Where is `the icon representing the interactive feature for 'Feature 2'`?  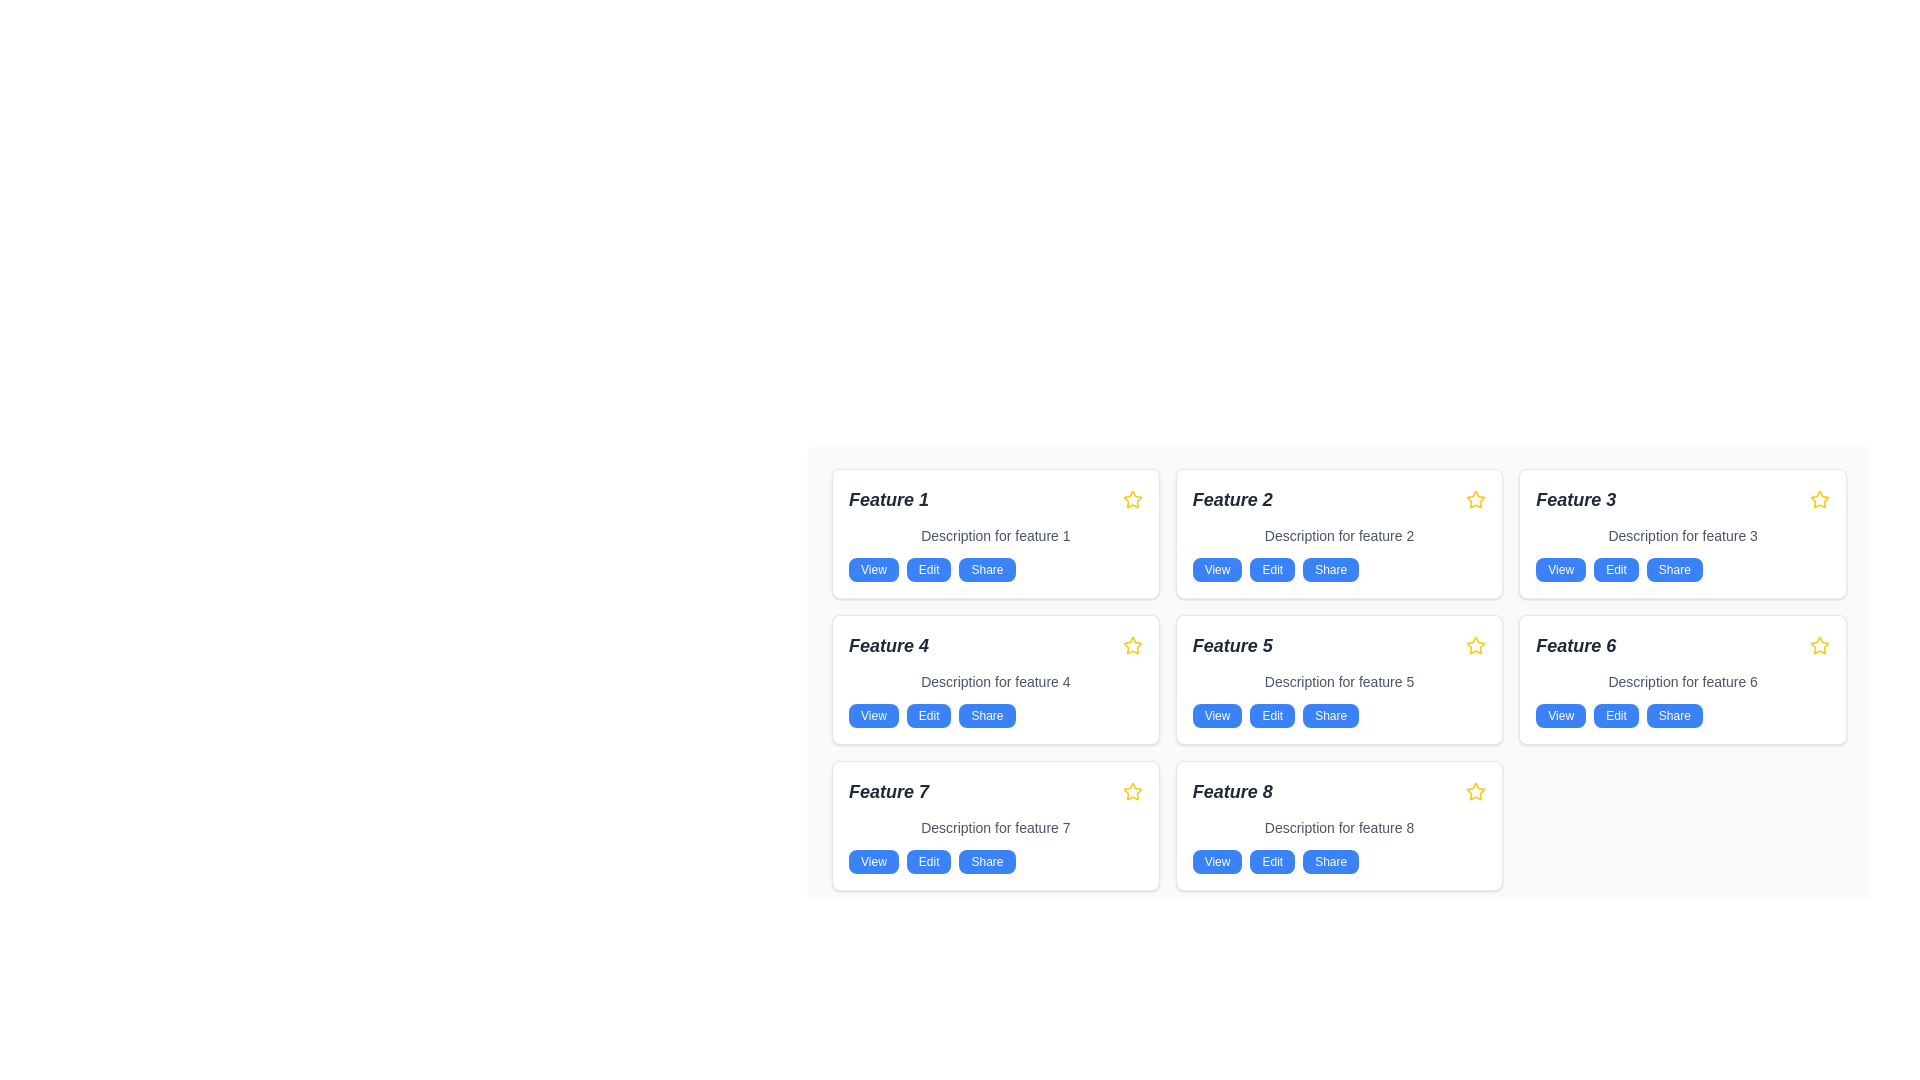 the icon representing the interactive feature for 'Feature 2' is located at coordinates (1476, 499).